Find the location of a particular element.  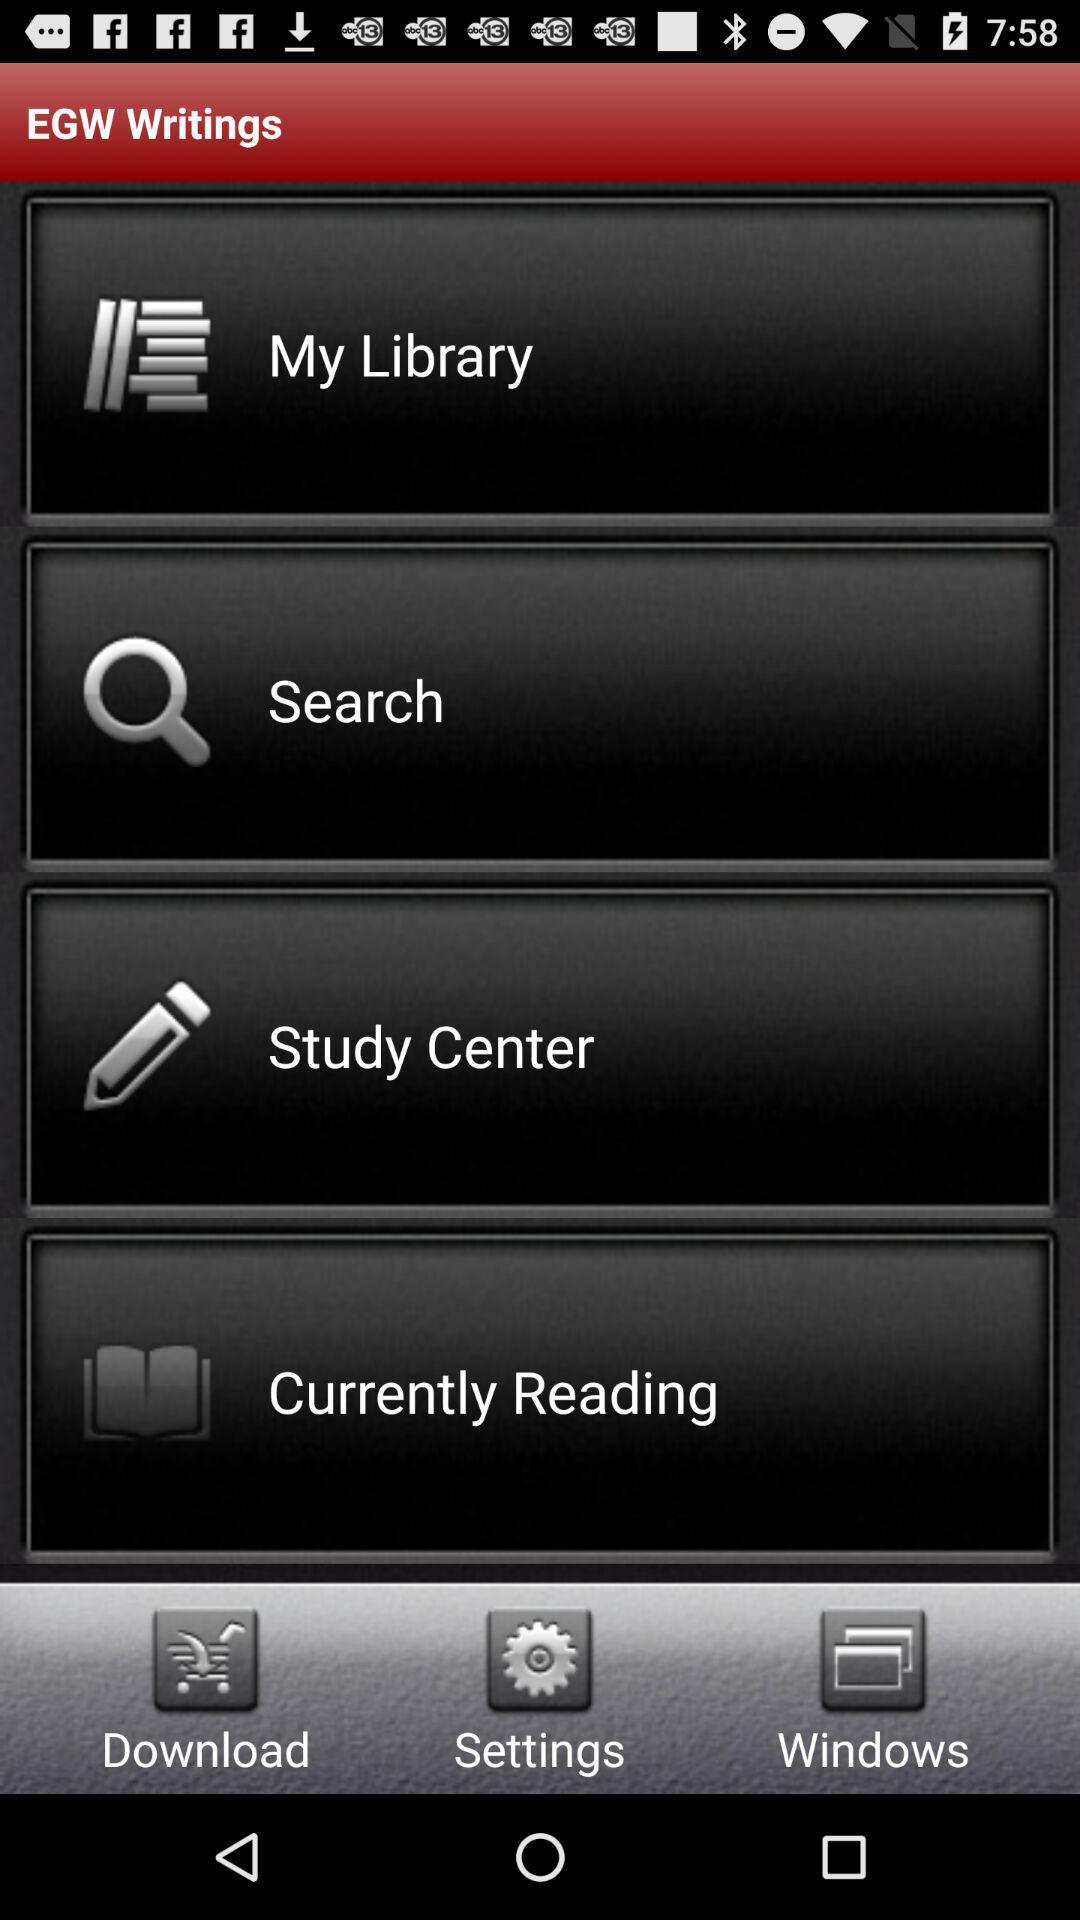

the settings icon is located at coordinates (538, 1776).